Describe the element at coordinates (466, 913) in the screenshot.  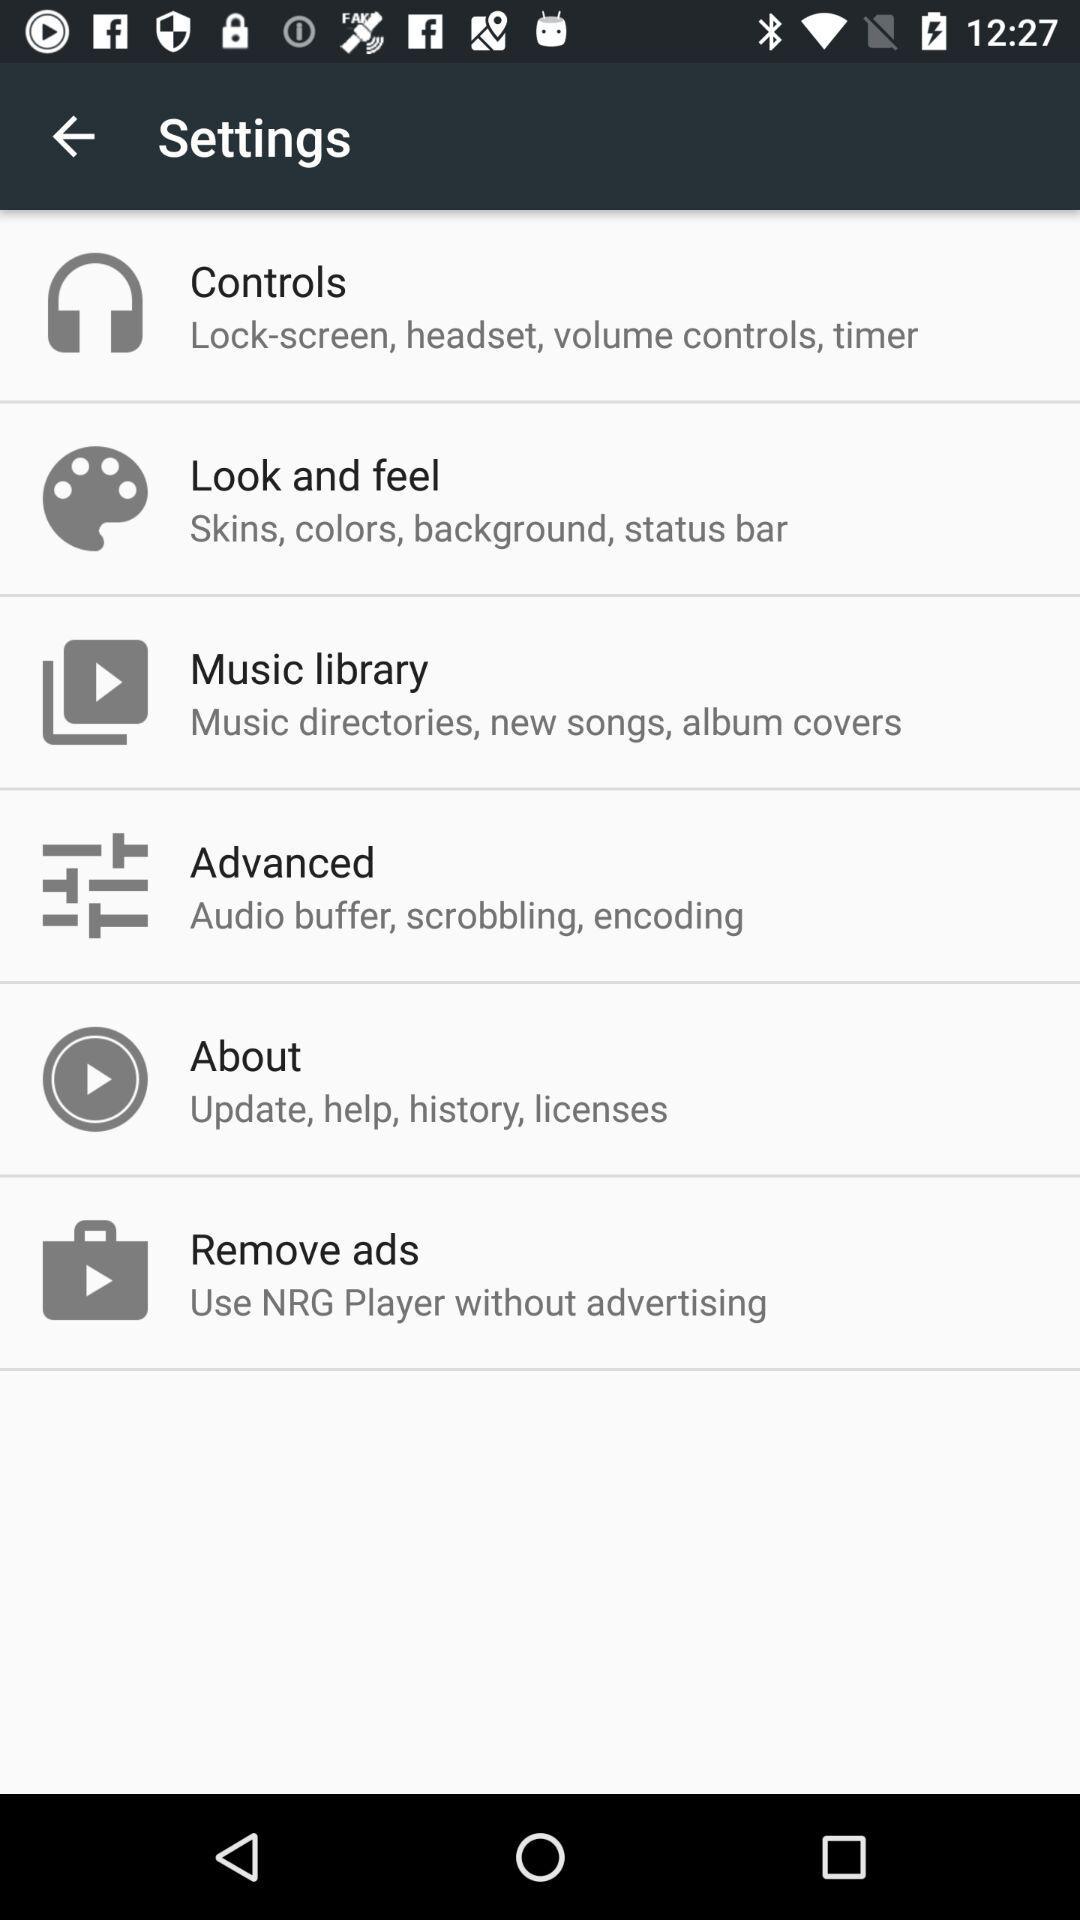
I see `icon above about icon` at that location.